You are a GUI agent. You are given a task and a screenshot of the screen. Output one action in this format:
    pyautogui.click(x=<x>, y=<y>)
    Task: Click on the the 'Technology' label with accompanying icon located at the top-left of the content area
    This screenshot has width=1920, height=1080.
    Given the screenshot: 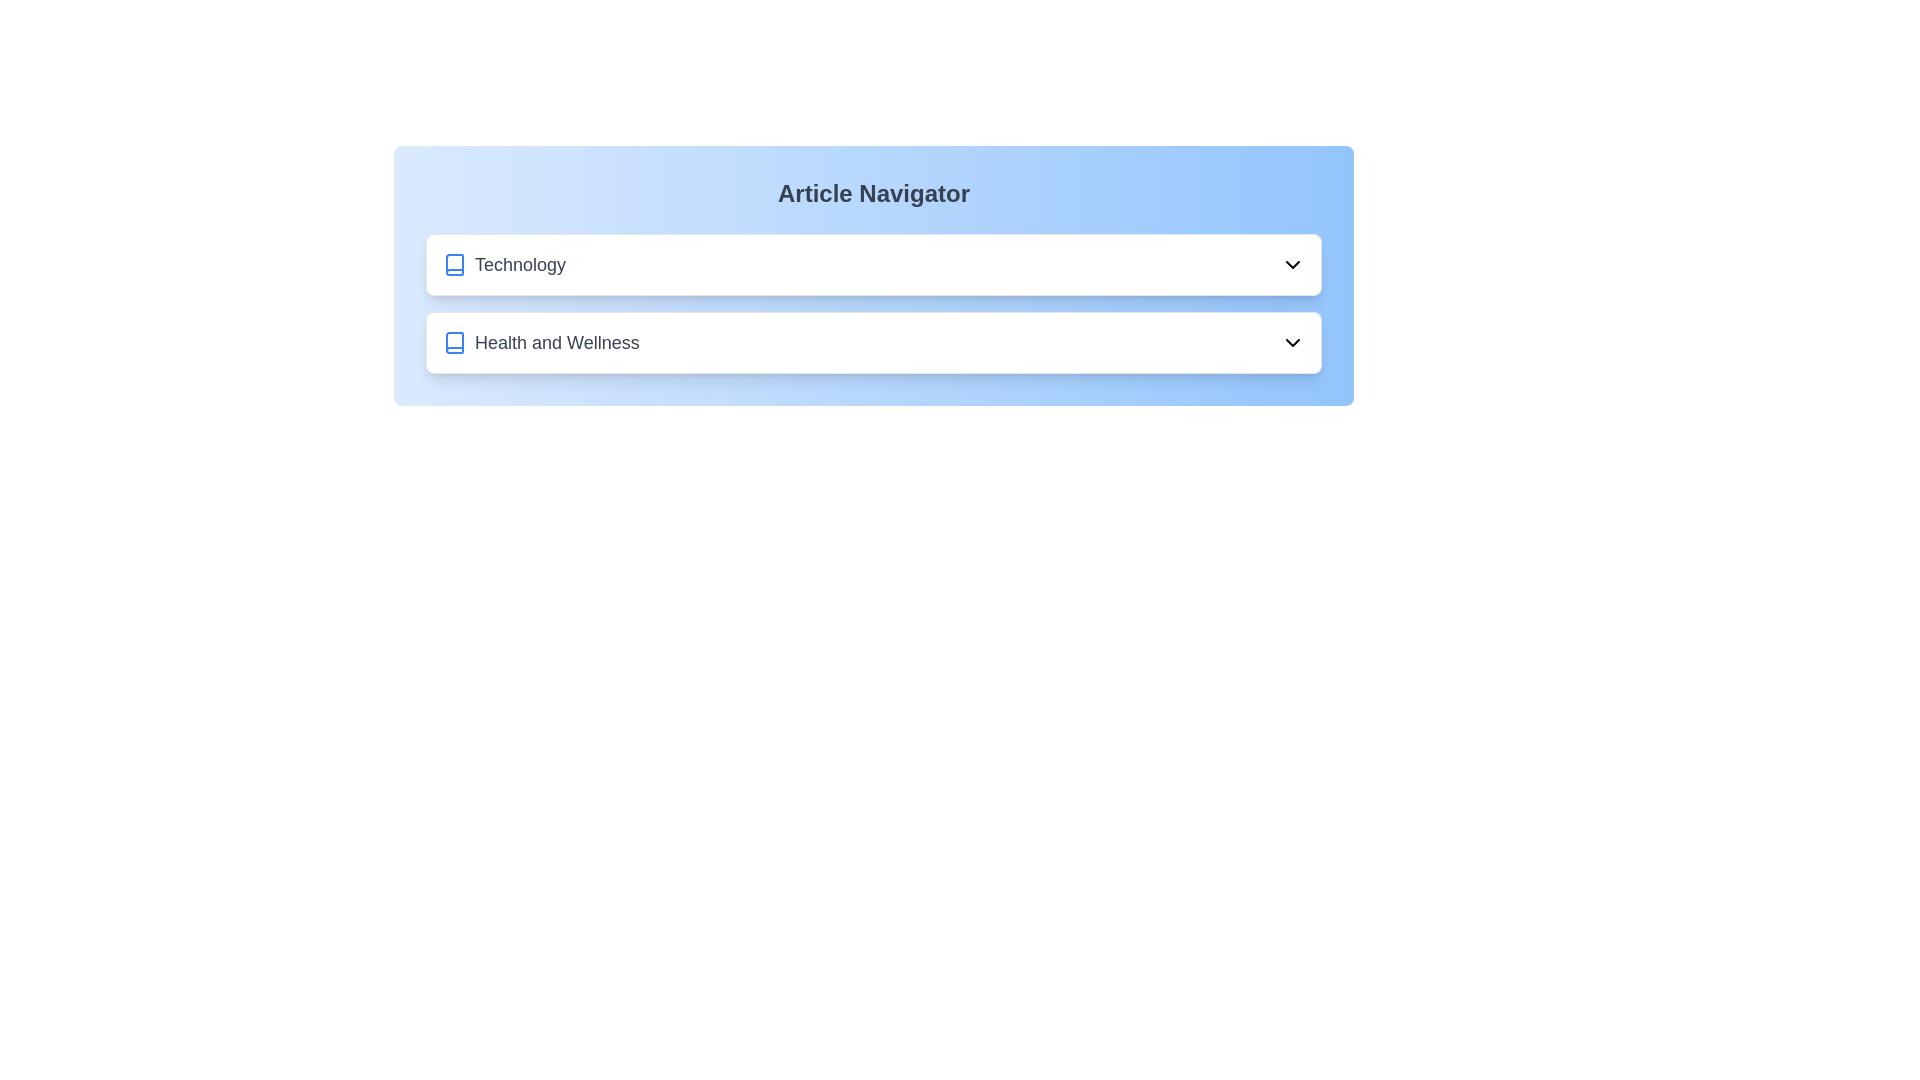 What is the action you would take?
    pyautogui.click(x=504, y=264)
    